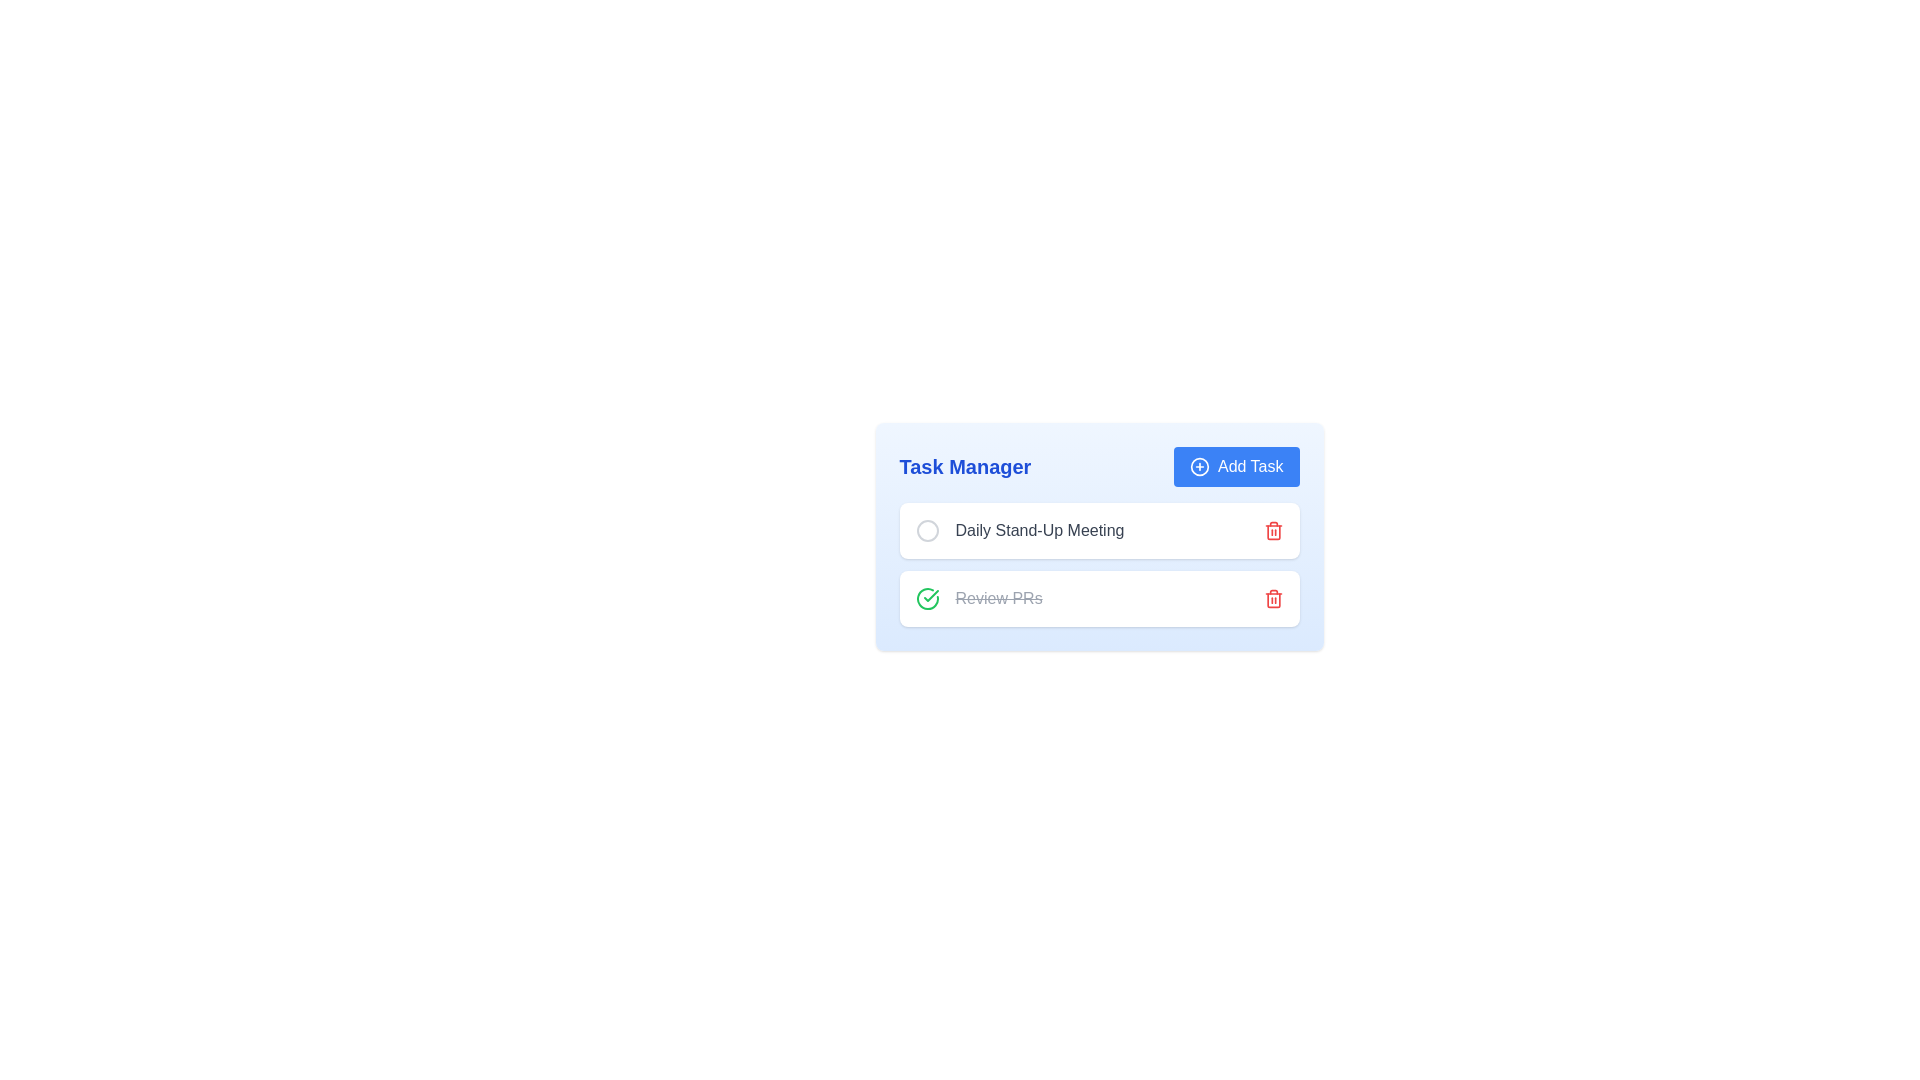 Image resolution: width=1920 pixels, height=1080 pixels. Describe the element at coordinates (965, 466) in the screenshot. I see `the Text Label that serves as a title or header for the section, positioned to the left of the 'Add Task' button` at that location.